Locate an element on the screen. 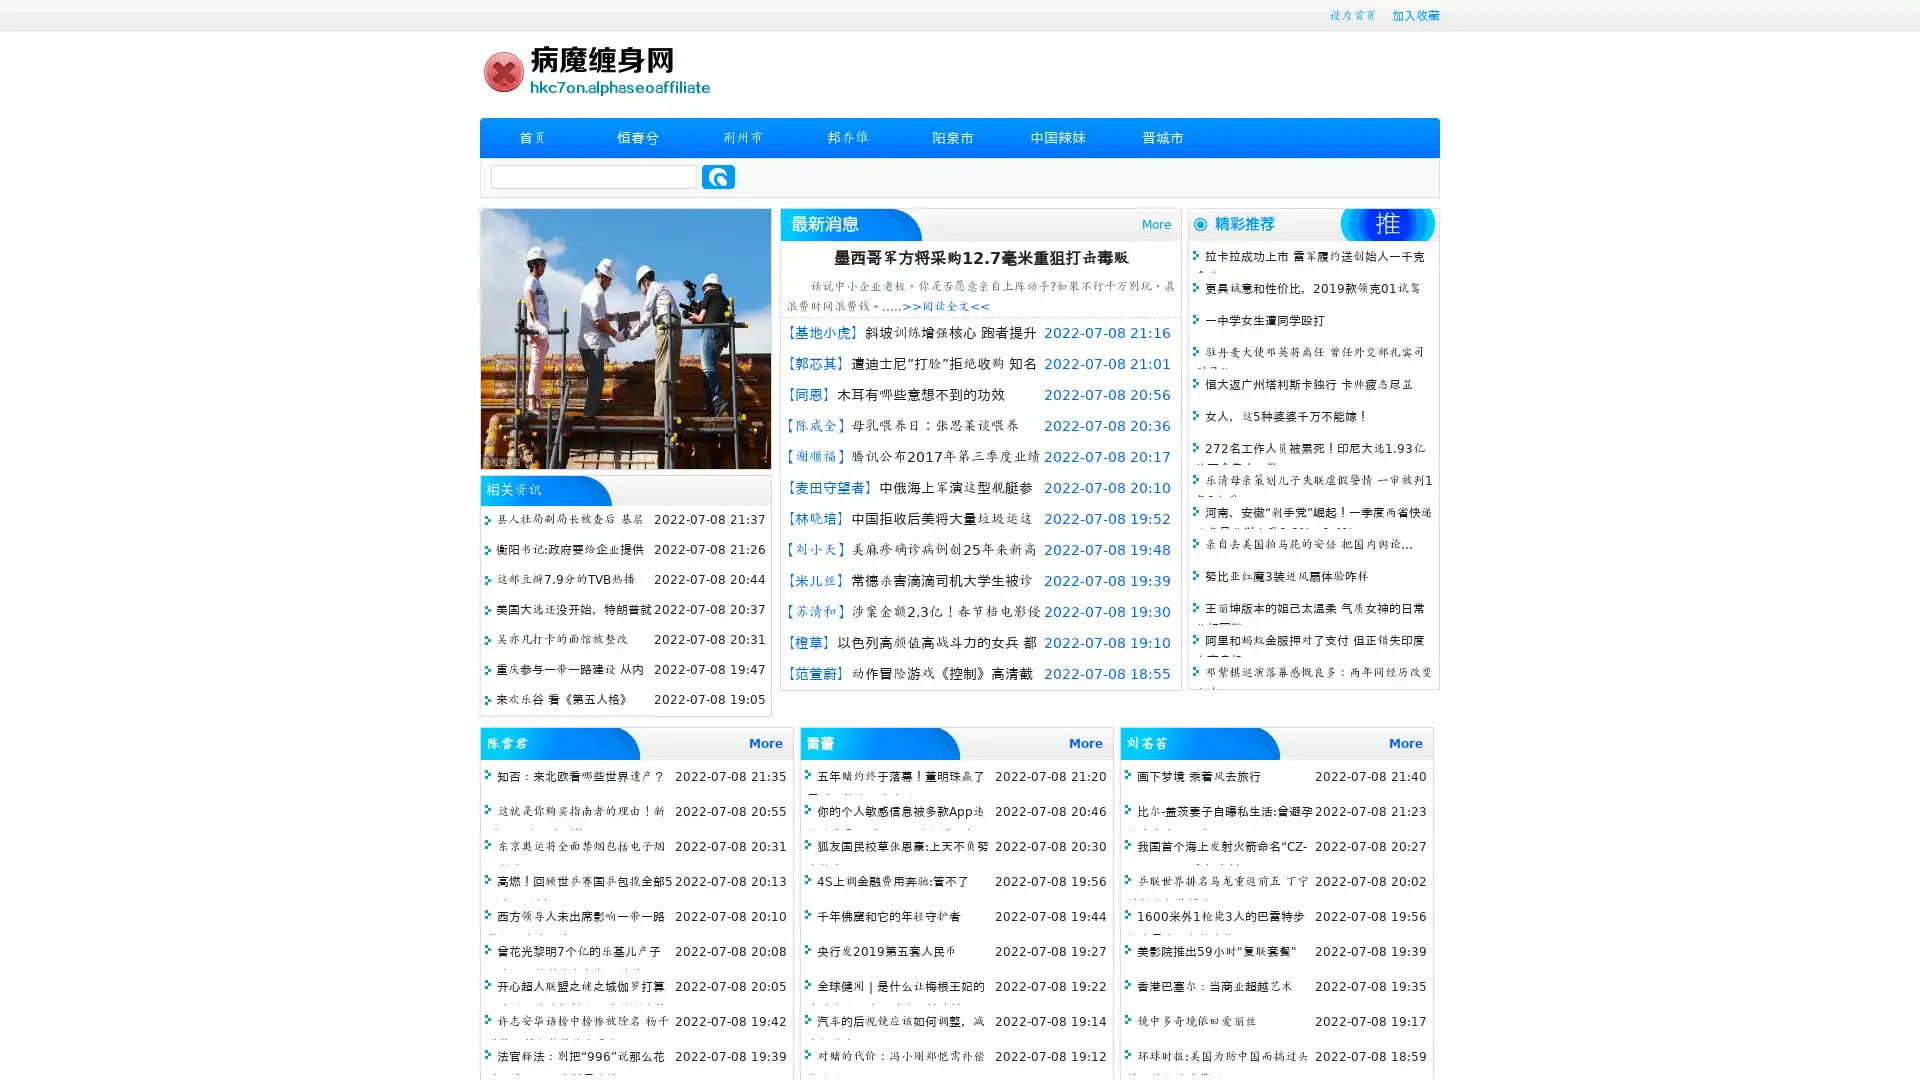 The width and height of the screenshot is (1920, 1080). Search is located at coordinates (718, 176).